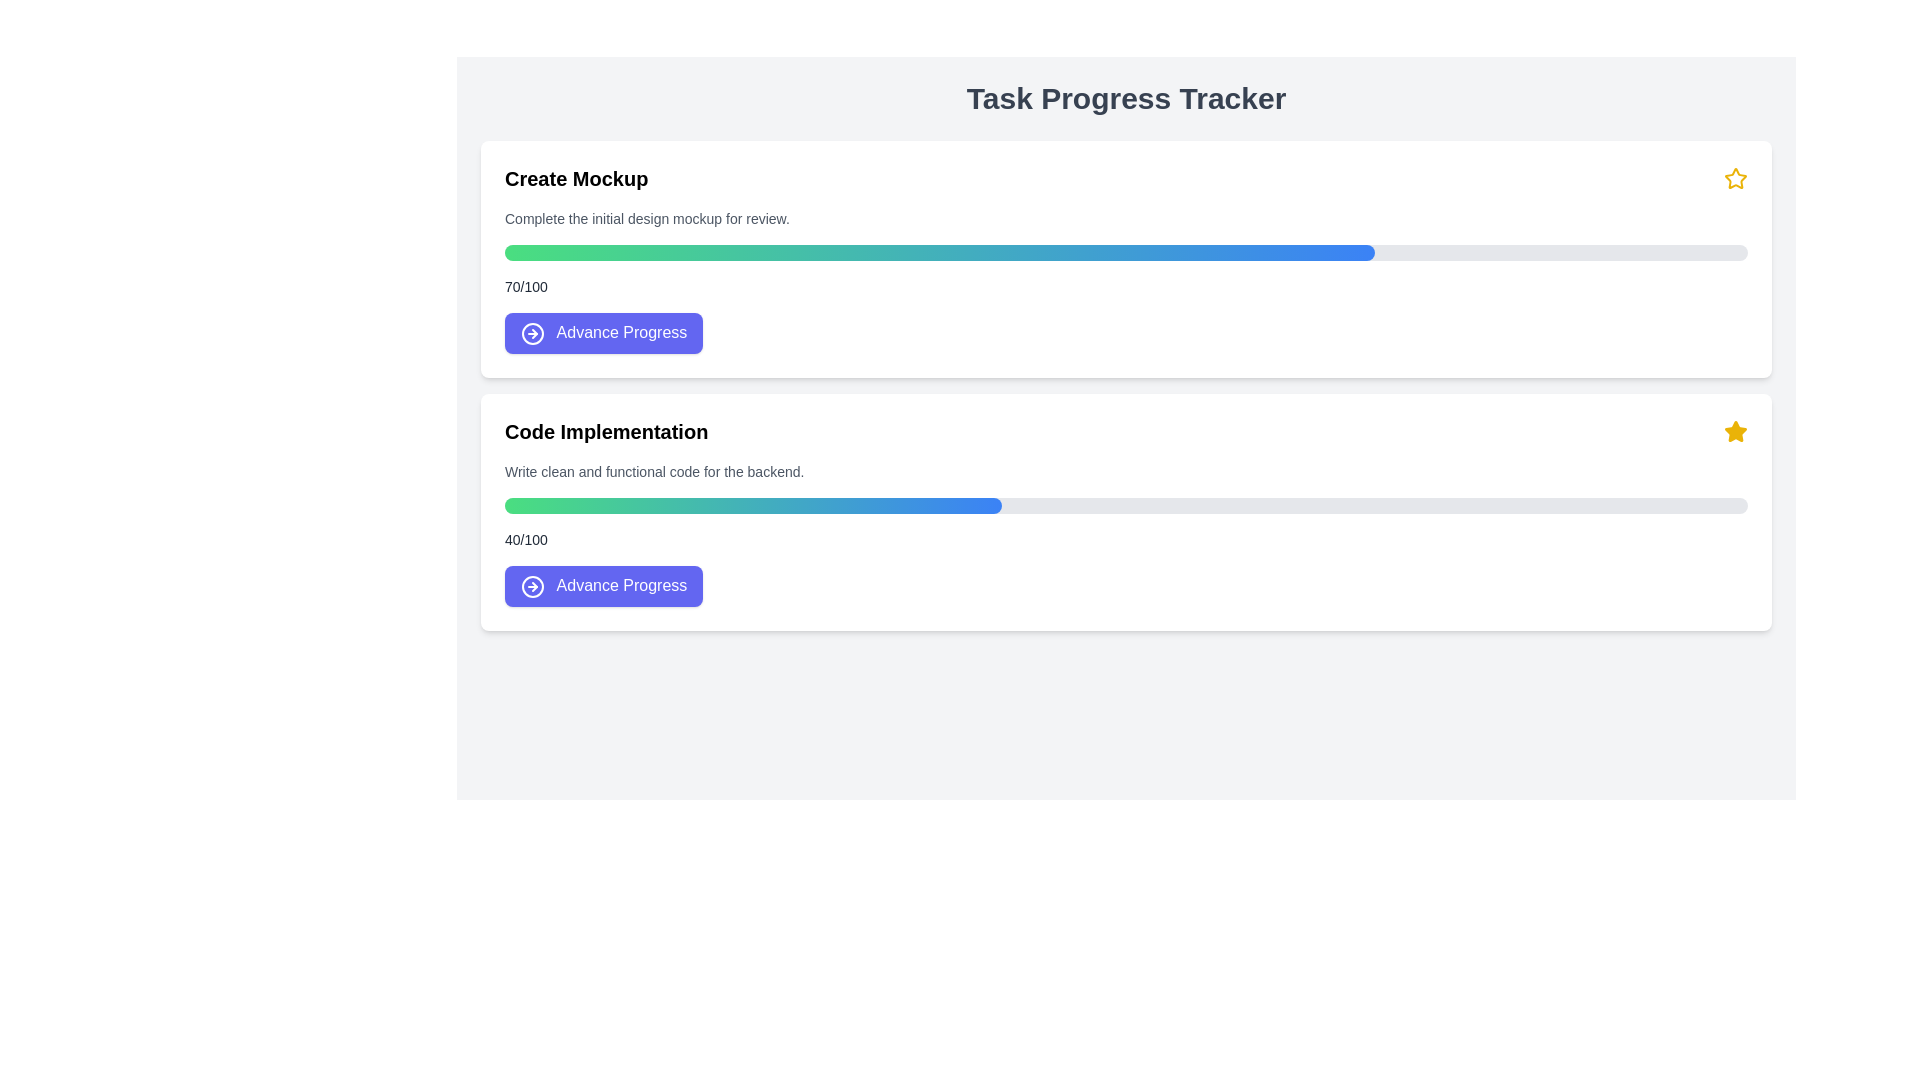 This screenshot has width=1920, height=1080. What do you see at coordinates (1126, 504) in the screenshot?
I see `the progress bar located in the 'Code Implementation' section, beneath the text 'Write clean and functional code for the backend.'` at bounding box center [1126, 504].